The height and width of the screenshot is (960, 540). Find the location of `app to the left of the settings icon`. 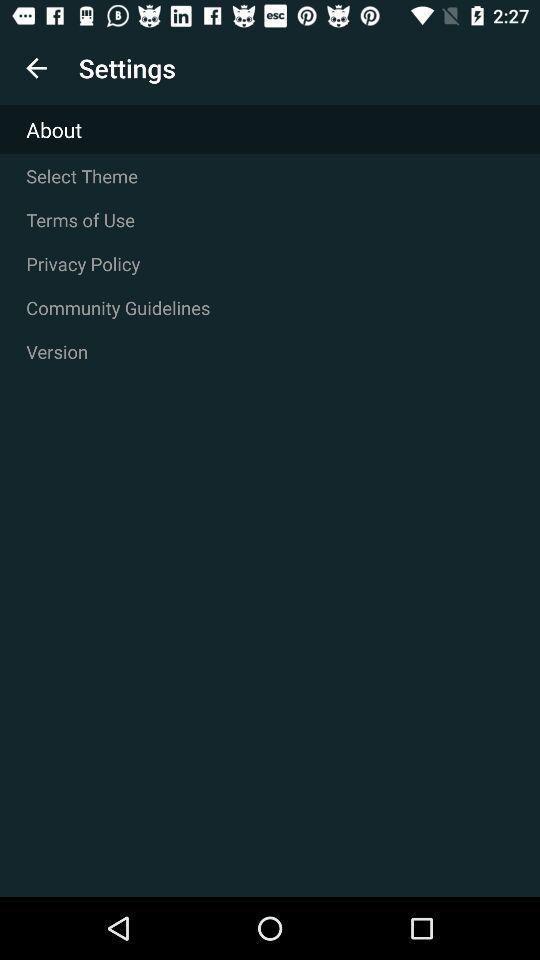

app to the left of the settings icon is located at coordinates (36, 68).